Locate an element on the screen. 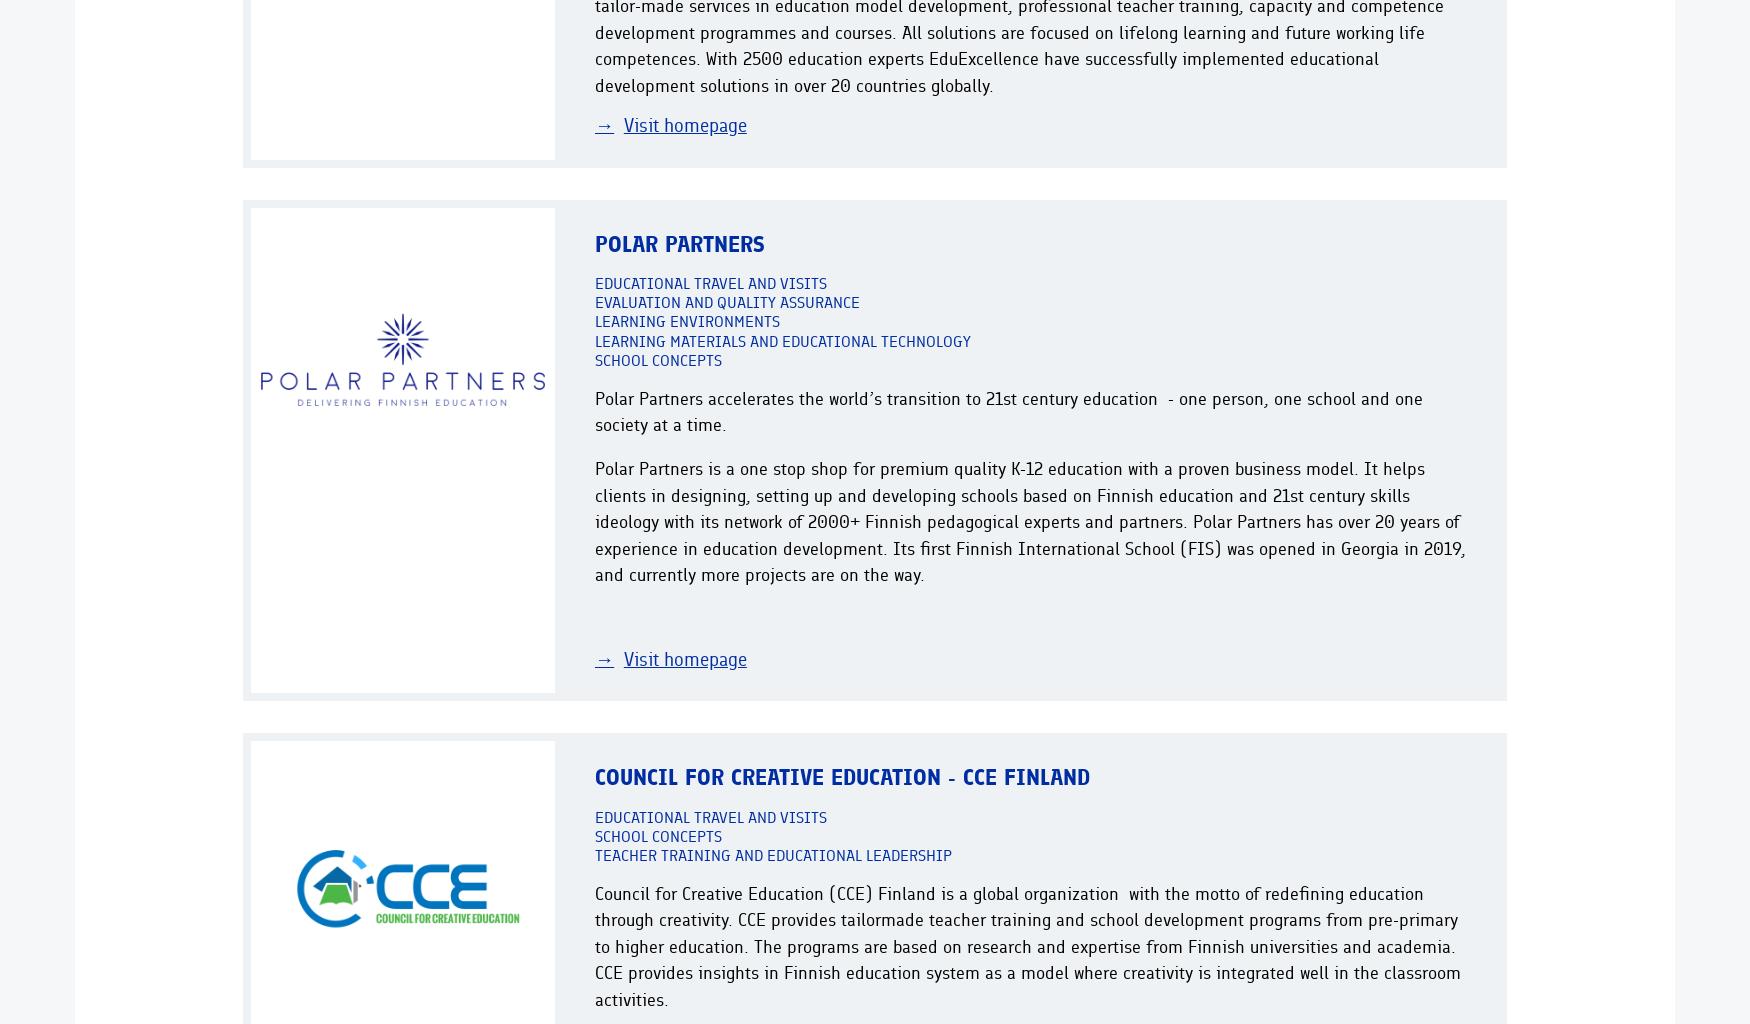 This screenshot has height=1024, width=1750. 'Polar Partners accelerates the world’s transition to 21st century education  - one person, one school and one society at a time.' is located at coordinates (1008, 410).